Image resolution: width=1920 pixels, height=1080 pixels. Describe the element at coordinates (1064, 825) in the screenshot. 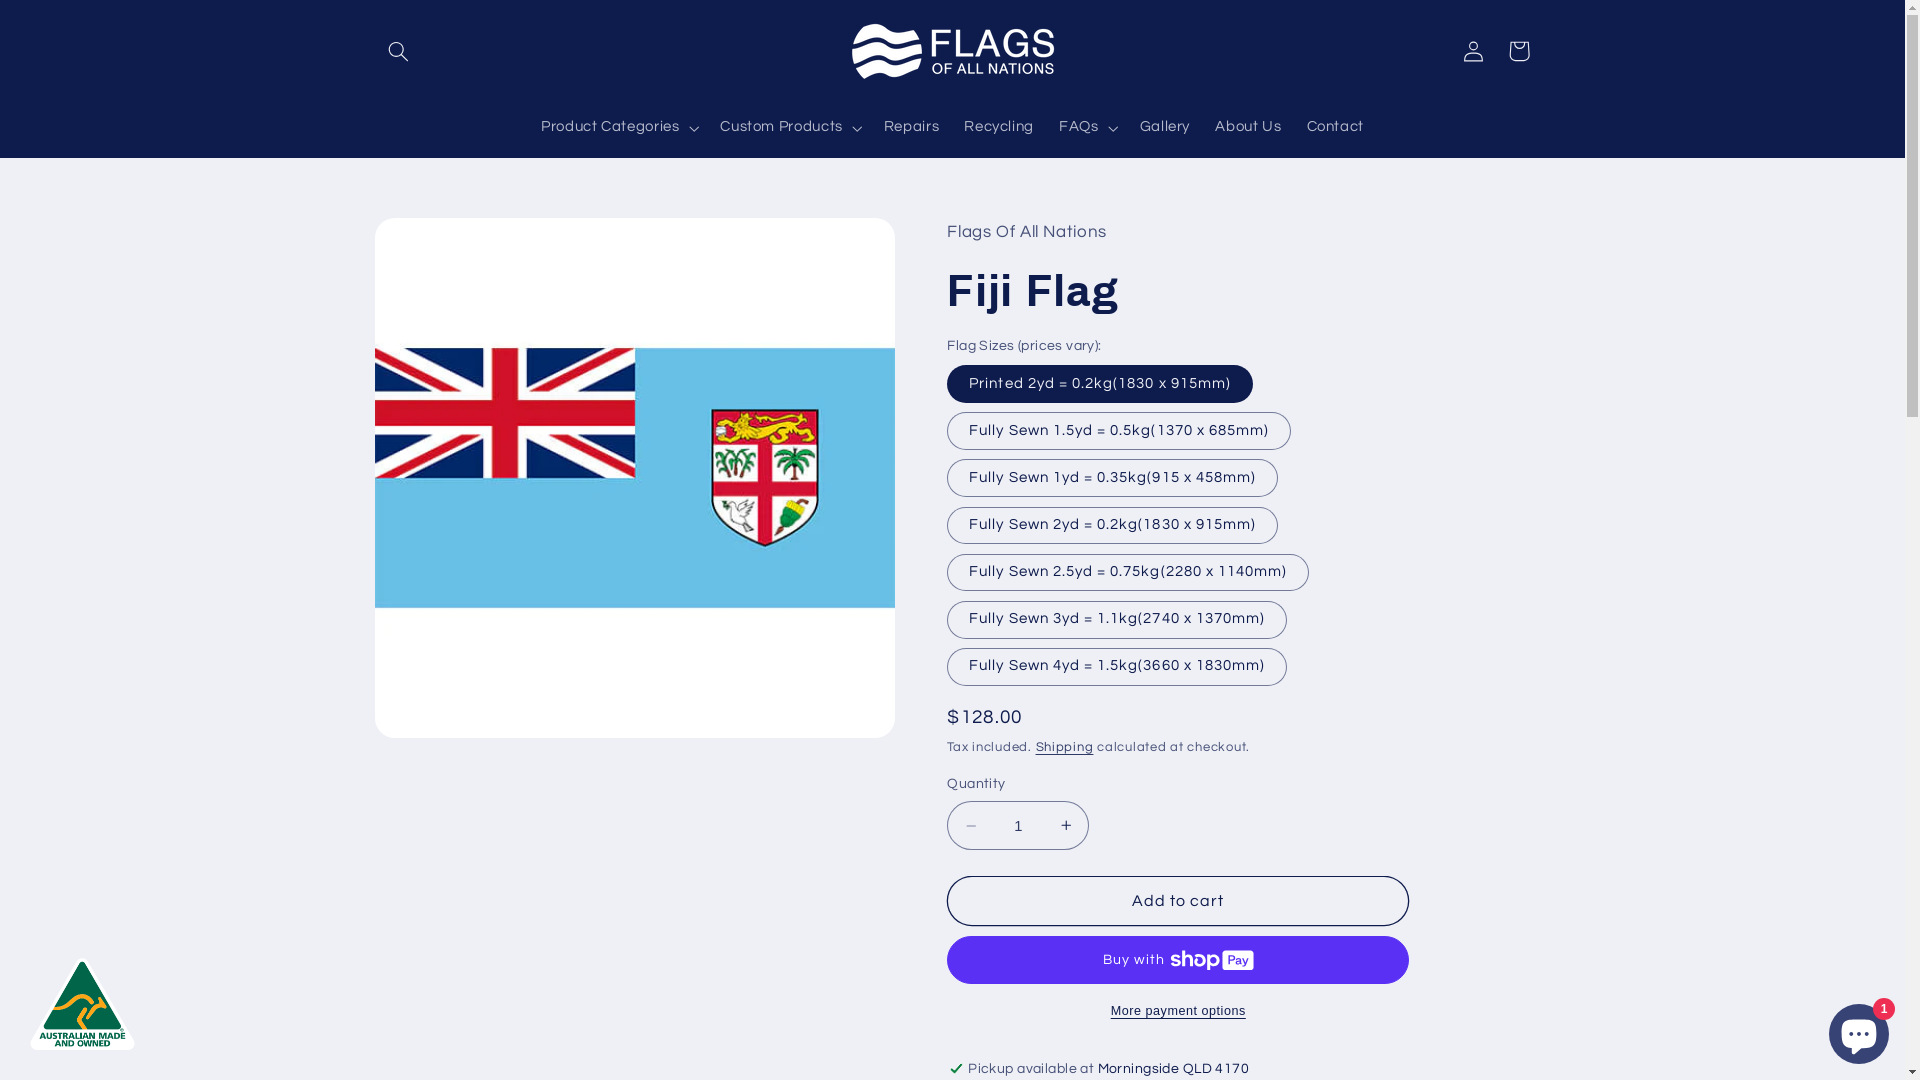

I see `'Increase quantity for Fiji Flag'` at that location.